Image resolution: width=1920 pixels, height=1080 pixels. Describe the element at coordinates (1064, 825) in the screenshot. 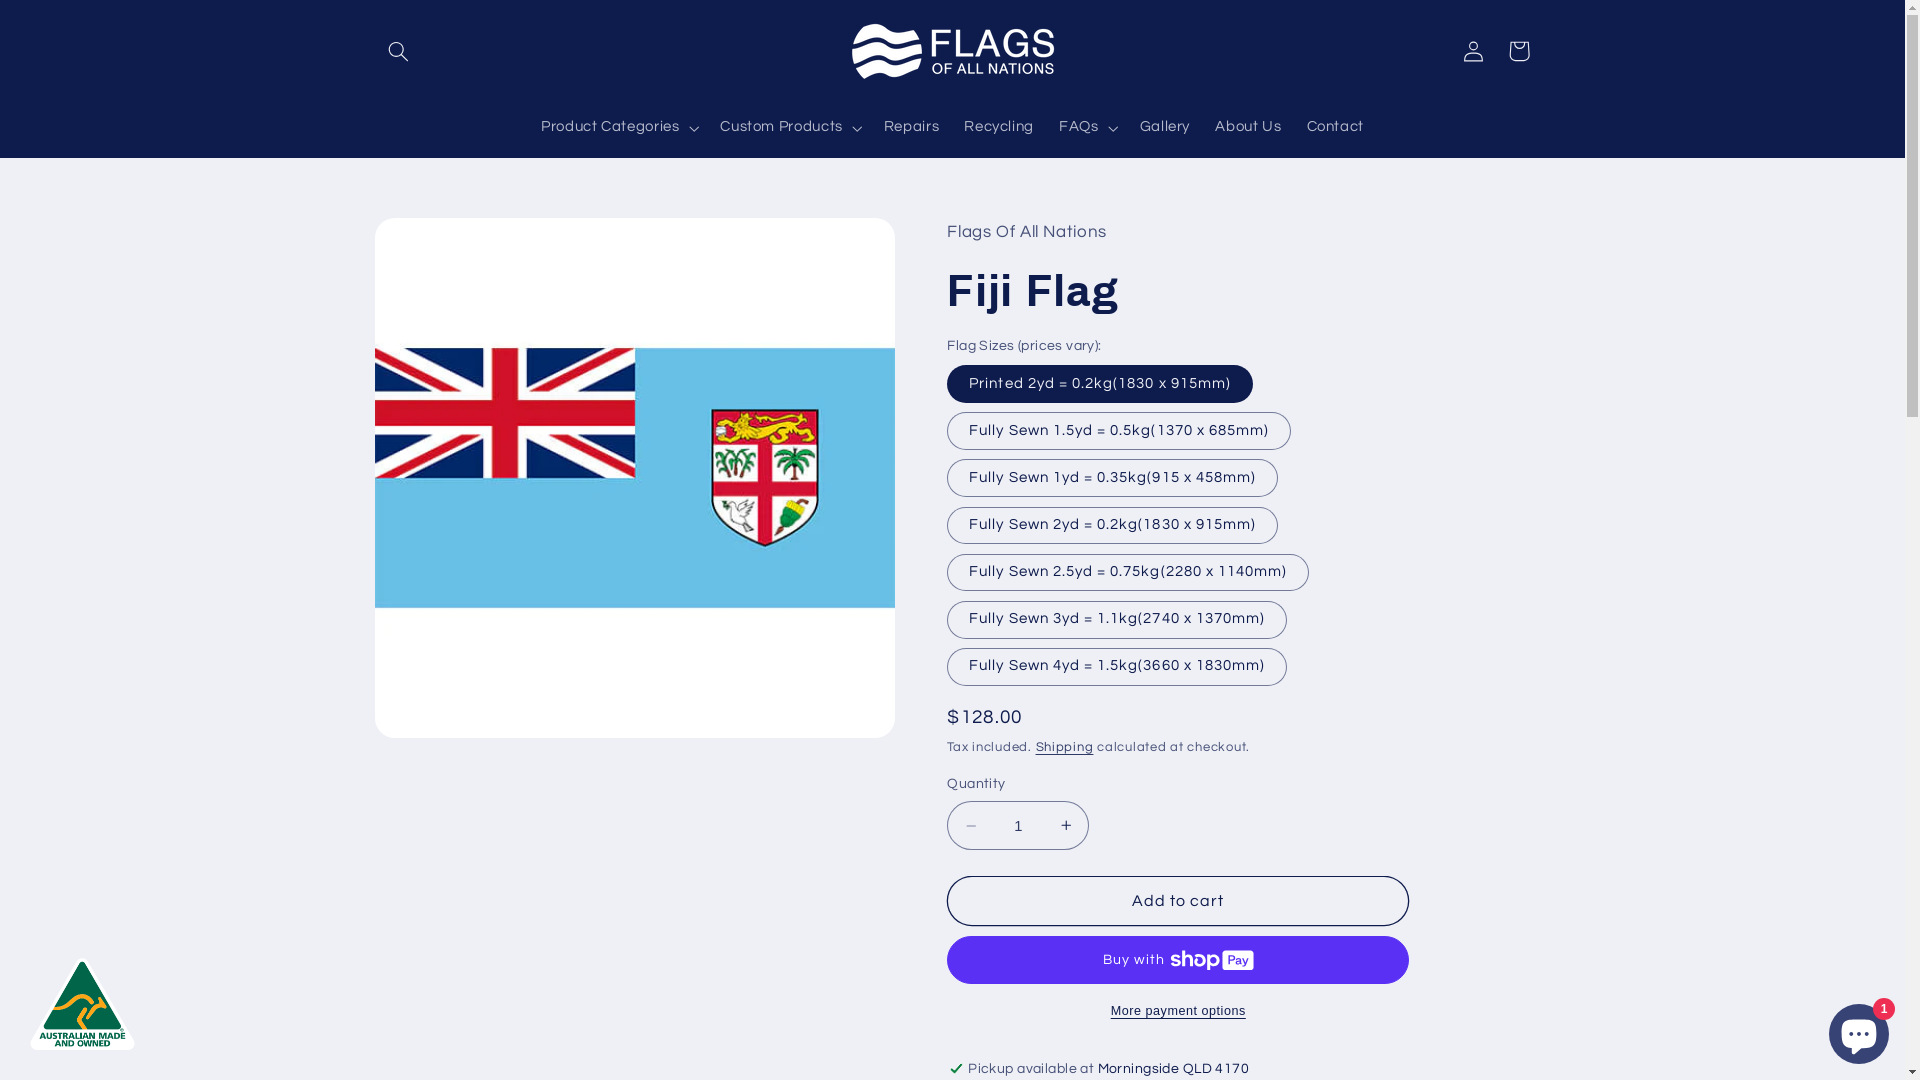

I see `'Increase quantity for Fiji Flag'` at that location.